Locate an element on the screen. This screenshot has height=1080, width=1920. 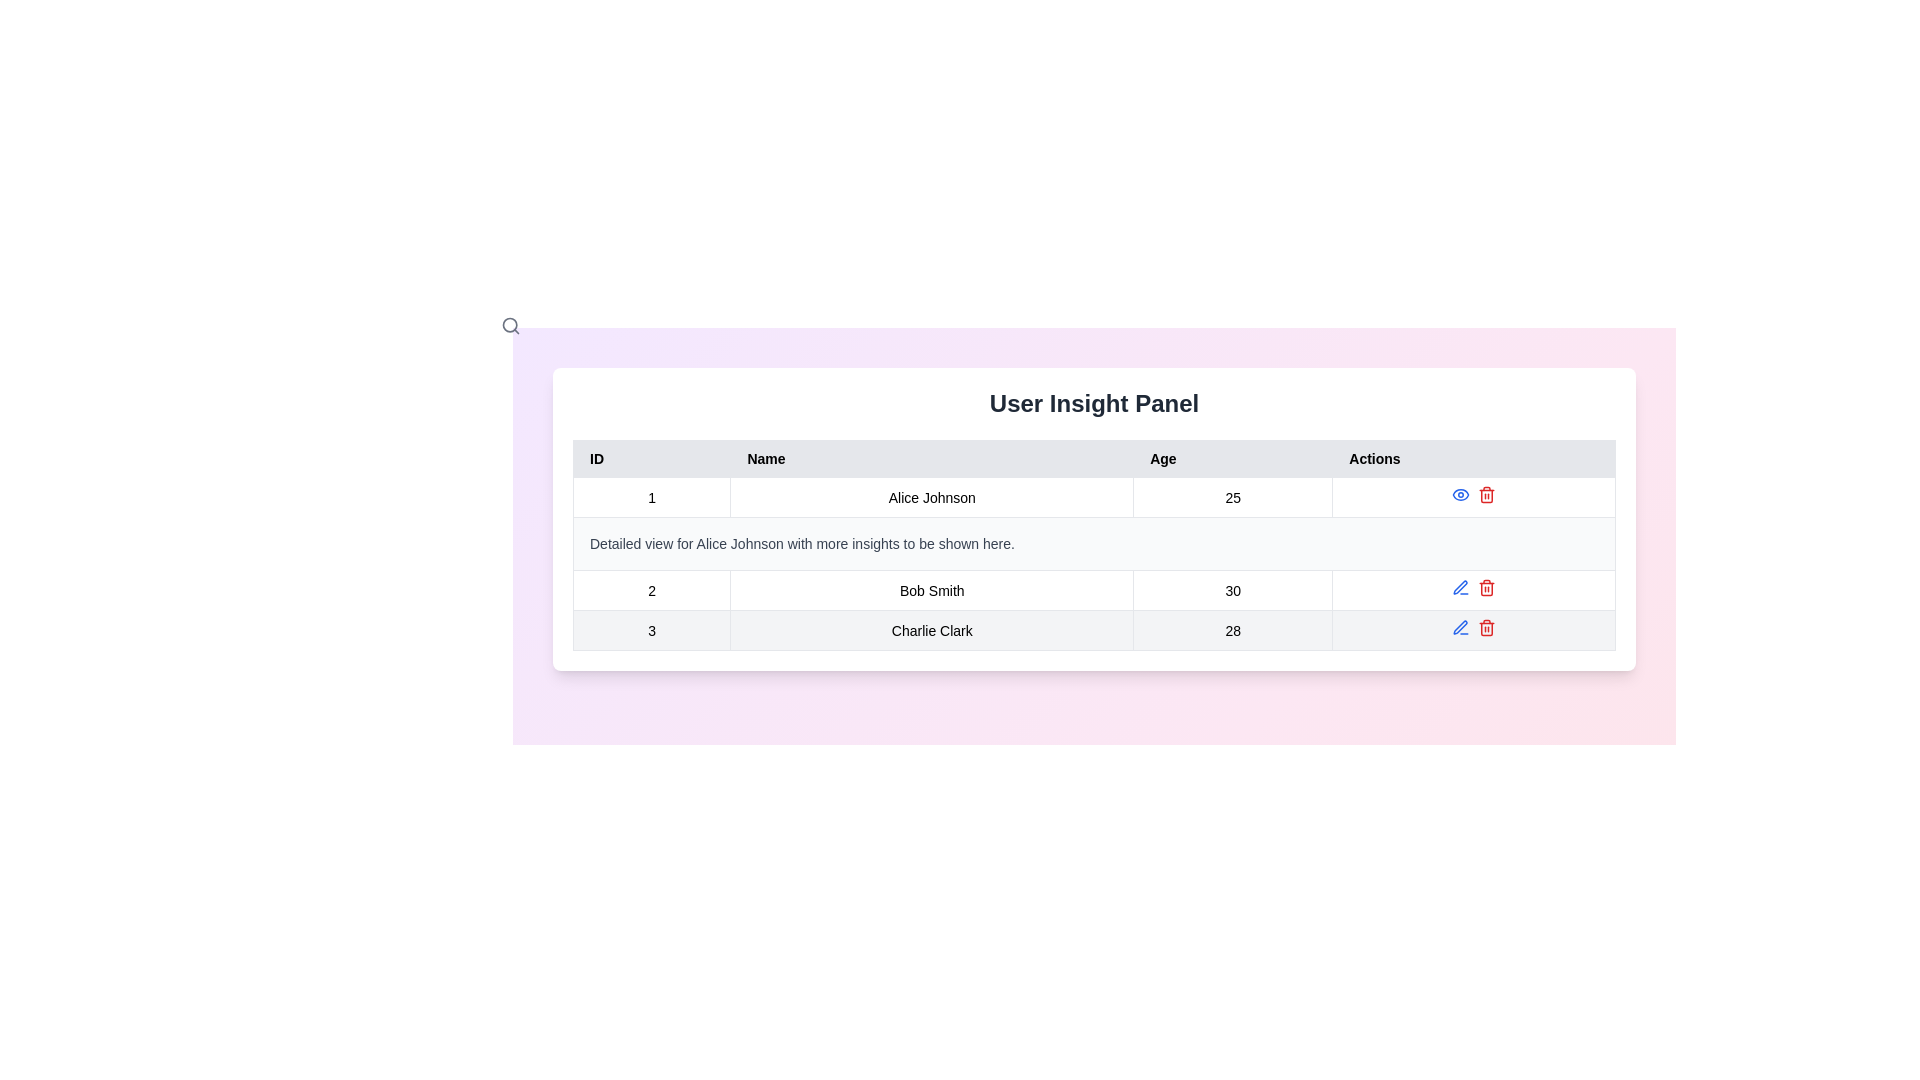
the delete button located in the topmost row of the table under the 'Actions' column is located at coordinates (1487, 494).